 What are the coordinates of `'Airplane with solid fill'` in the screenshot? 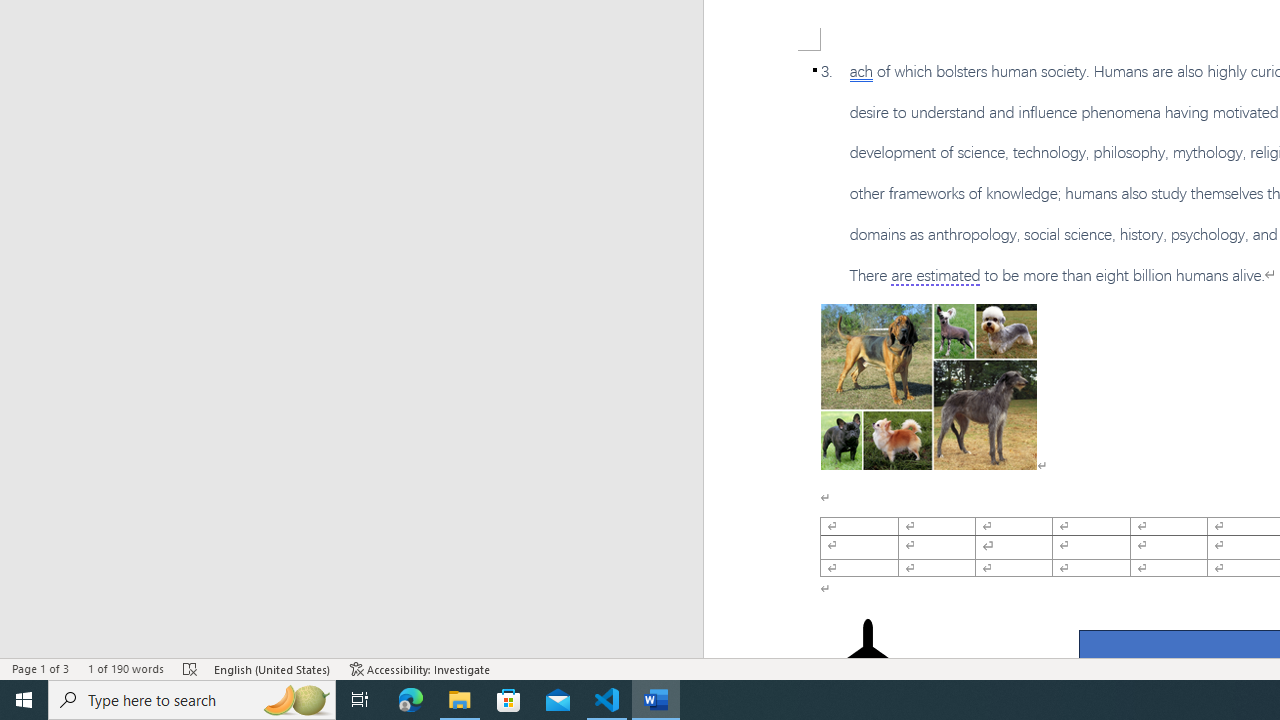 It's located at (867, 658).